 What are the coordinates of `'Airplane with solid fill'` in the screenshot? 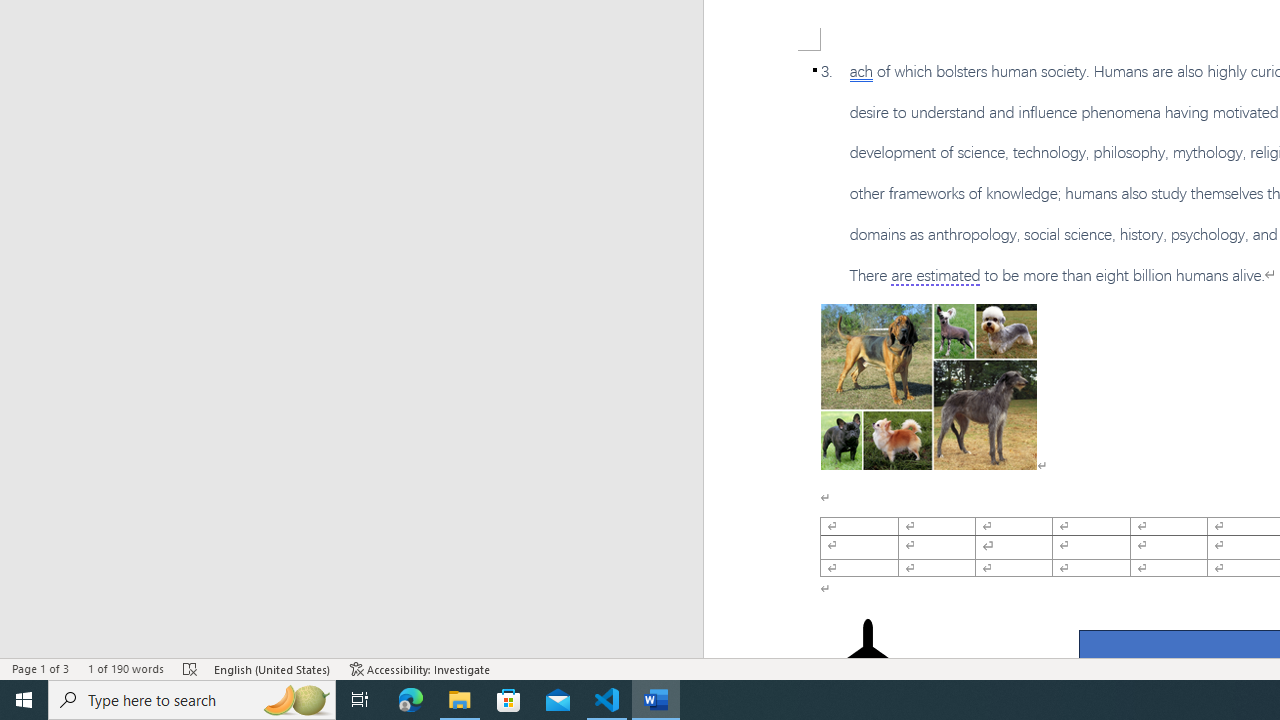 It's located at (867, 658).